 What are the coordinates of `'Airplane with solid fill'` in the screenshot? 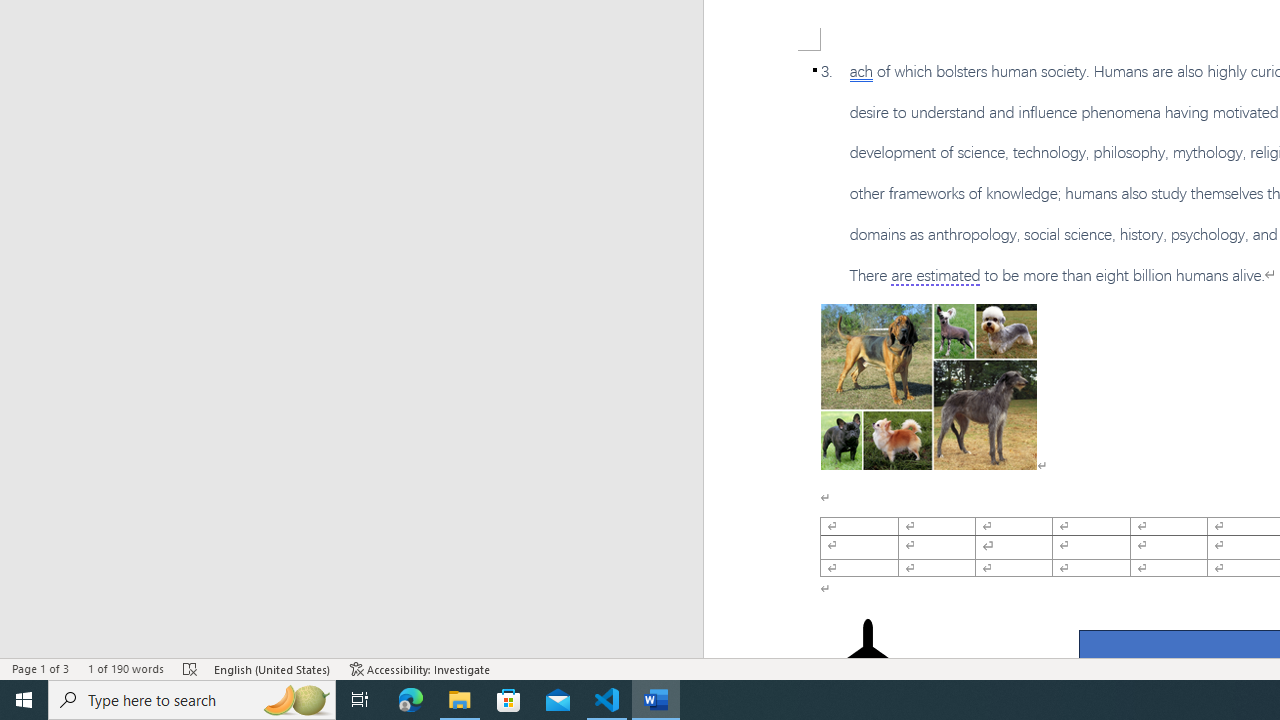 It's located at (867, 658).